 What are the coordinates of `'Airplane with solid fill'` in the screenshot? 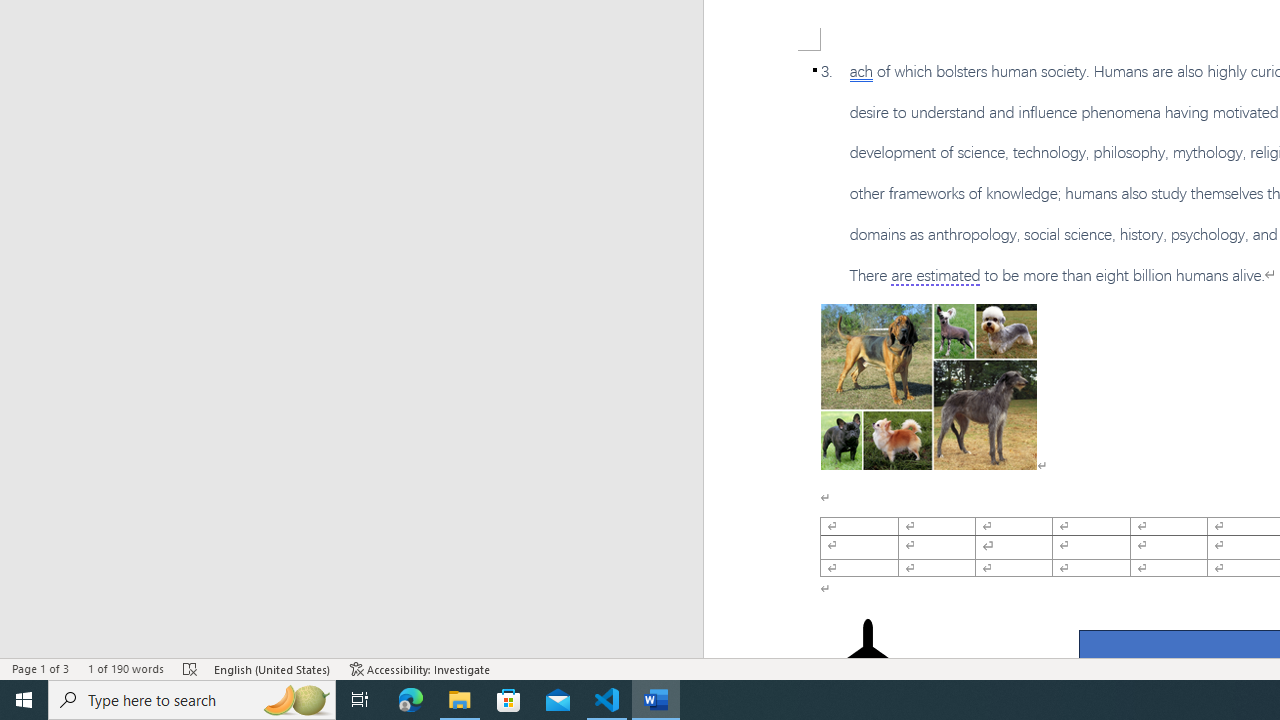 It's located at (867, 658).